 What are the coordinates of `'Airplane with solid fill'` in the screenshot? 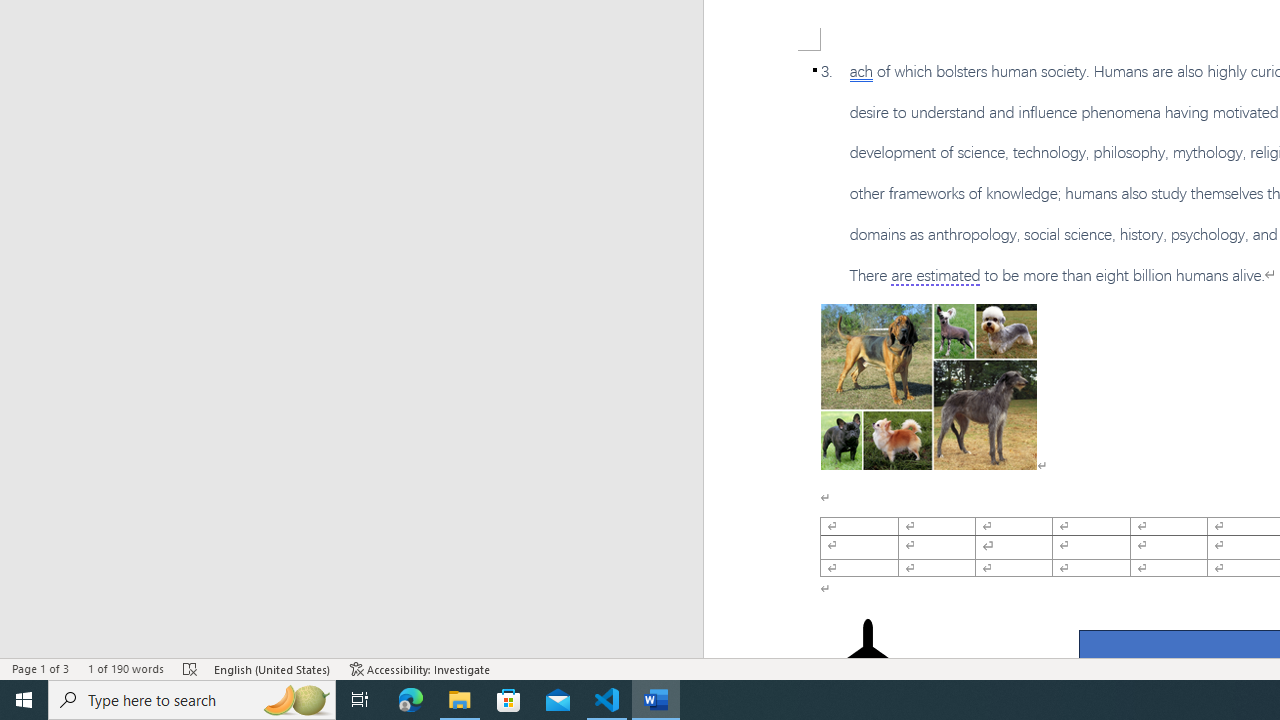 It's located at (867, 658).